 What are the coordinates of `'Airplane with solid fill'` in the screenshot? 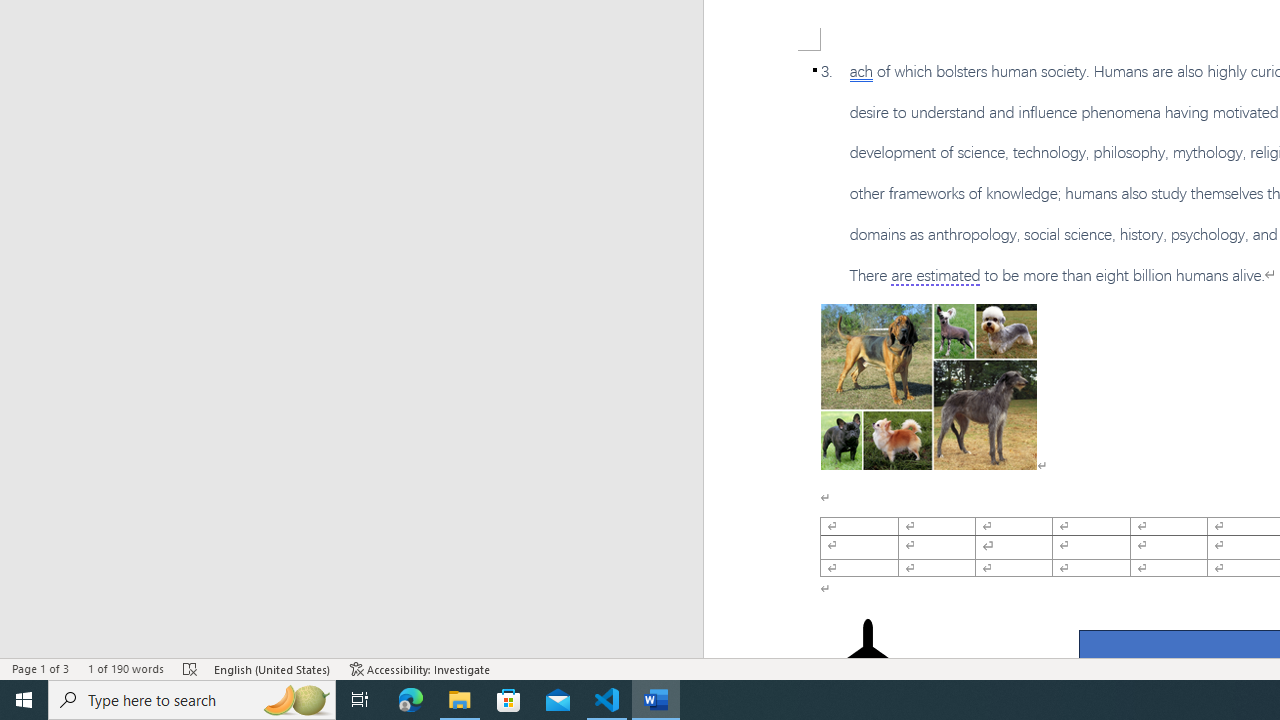 It's located at (867, 658).